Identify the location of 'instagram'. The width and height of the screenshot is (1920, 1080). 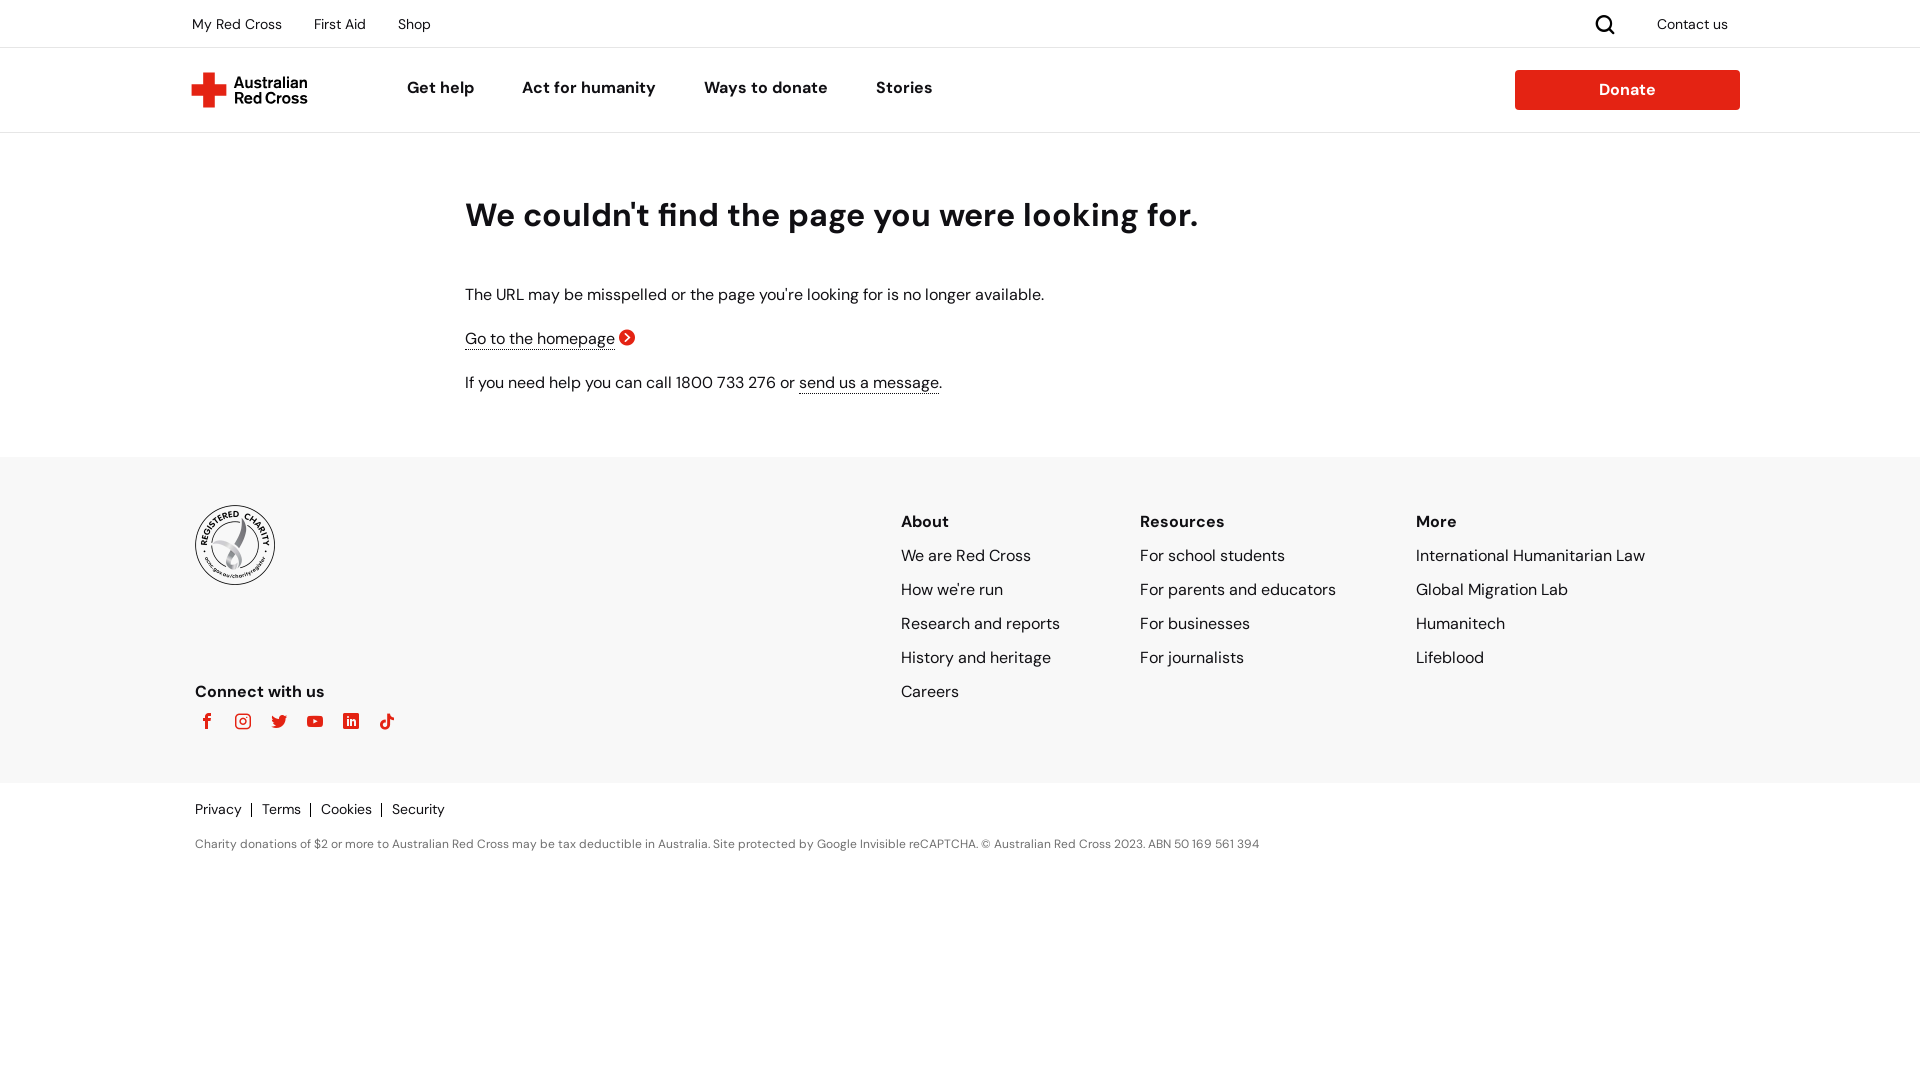
(236, 722).